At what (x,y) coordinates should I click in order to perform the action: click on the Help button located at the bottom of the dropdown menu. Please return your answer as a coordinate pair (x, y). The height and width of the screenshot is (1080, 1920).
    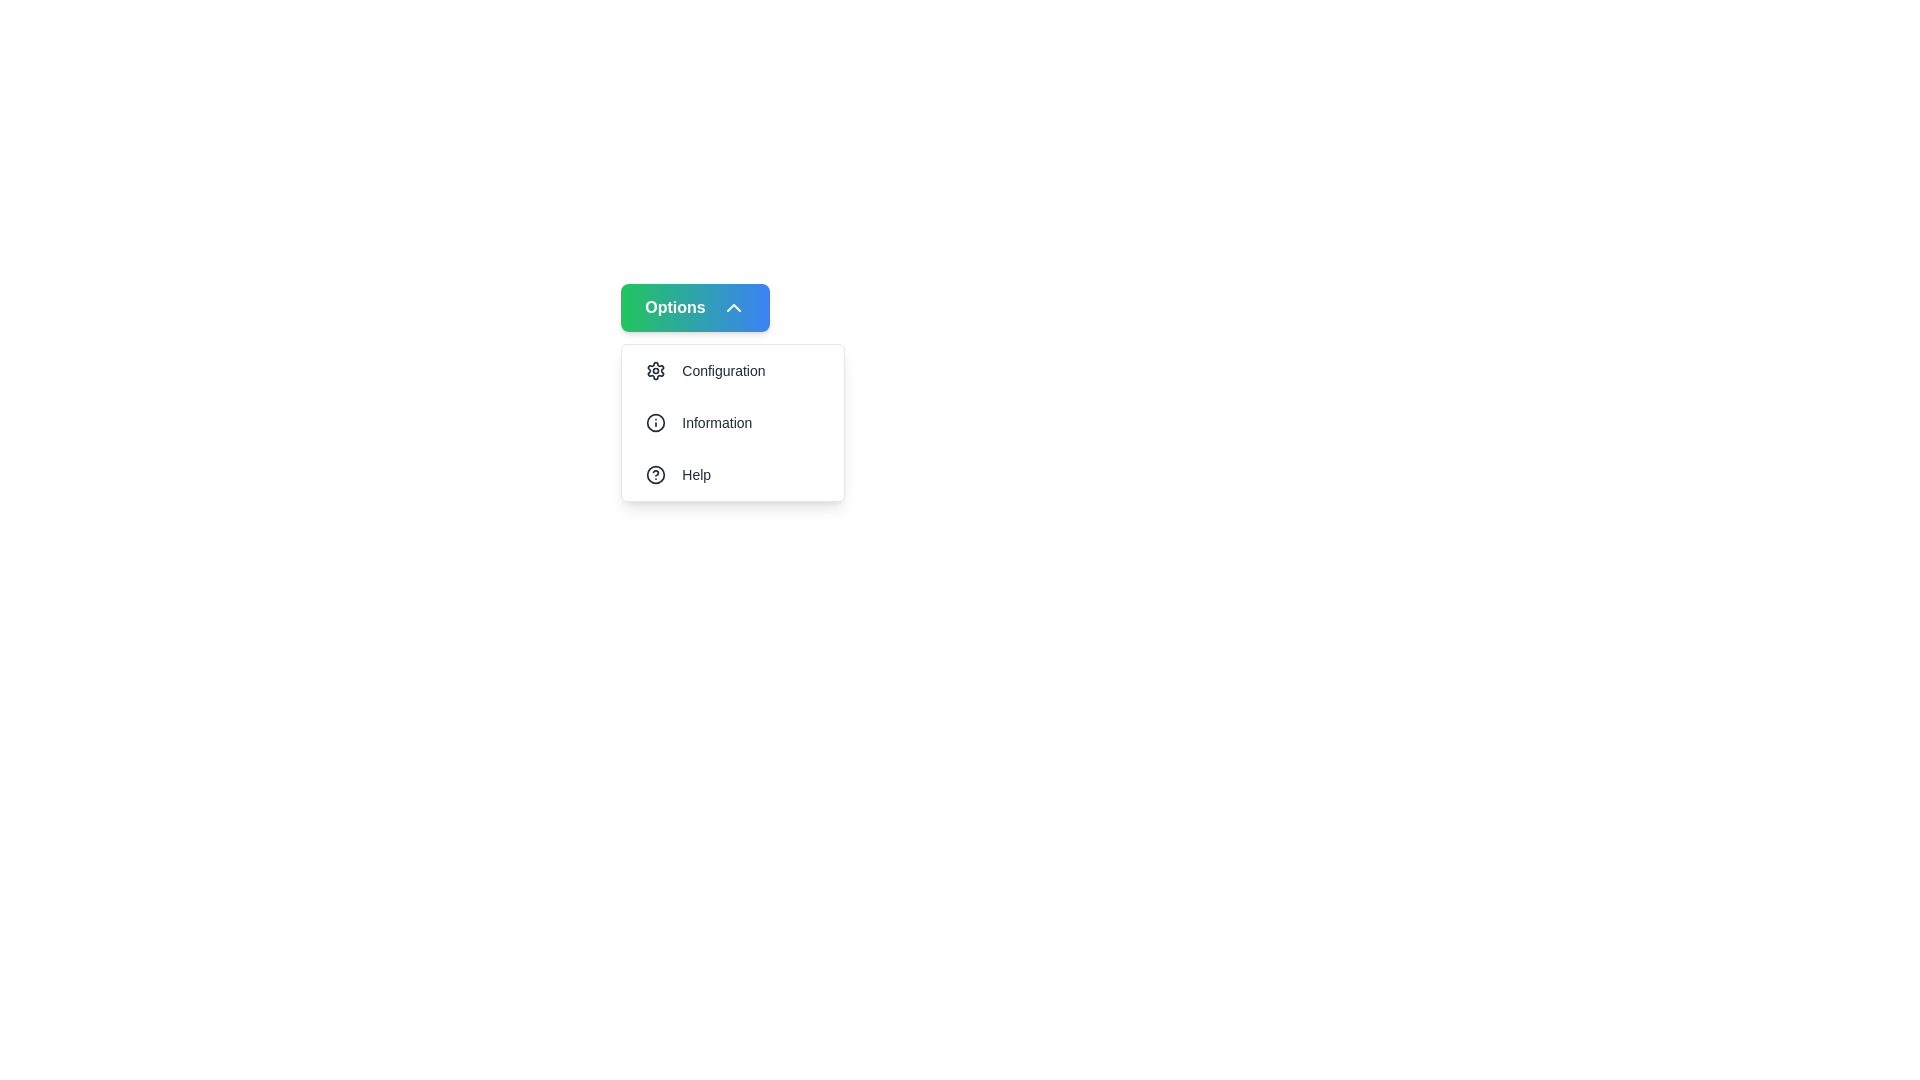
    Looking at the image, I should click on (732, 474).